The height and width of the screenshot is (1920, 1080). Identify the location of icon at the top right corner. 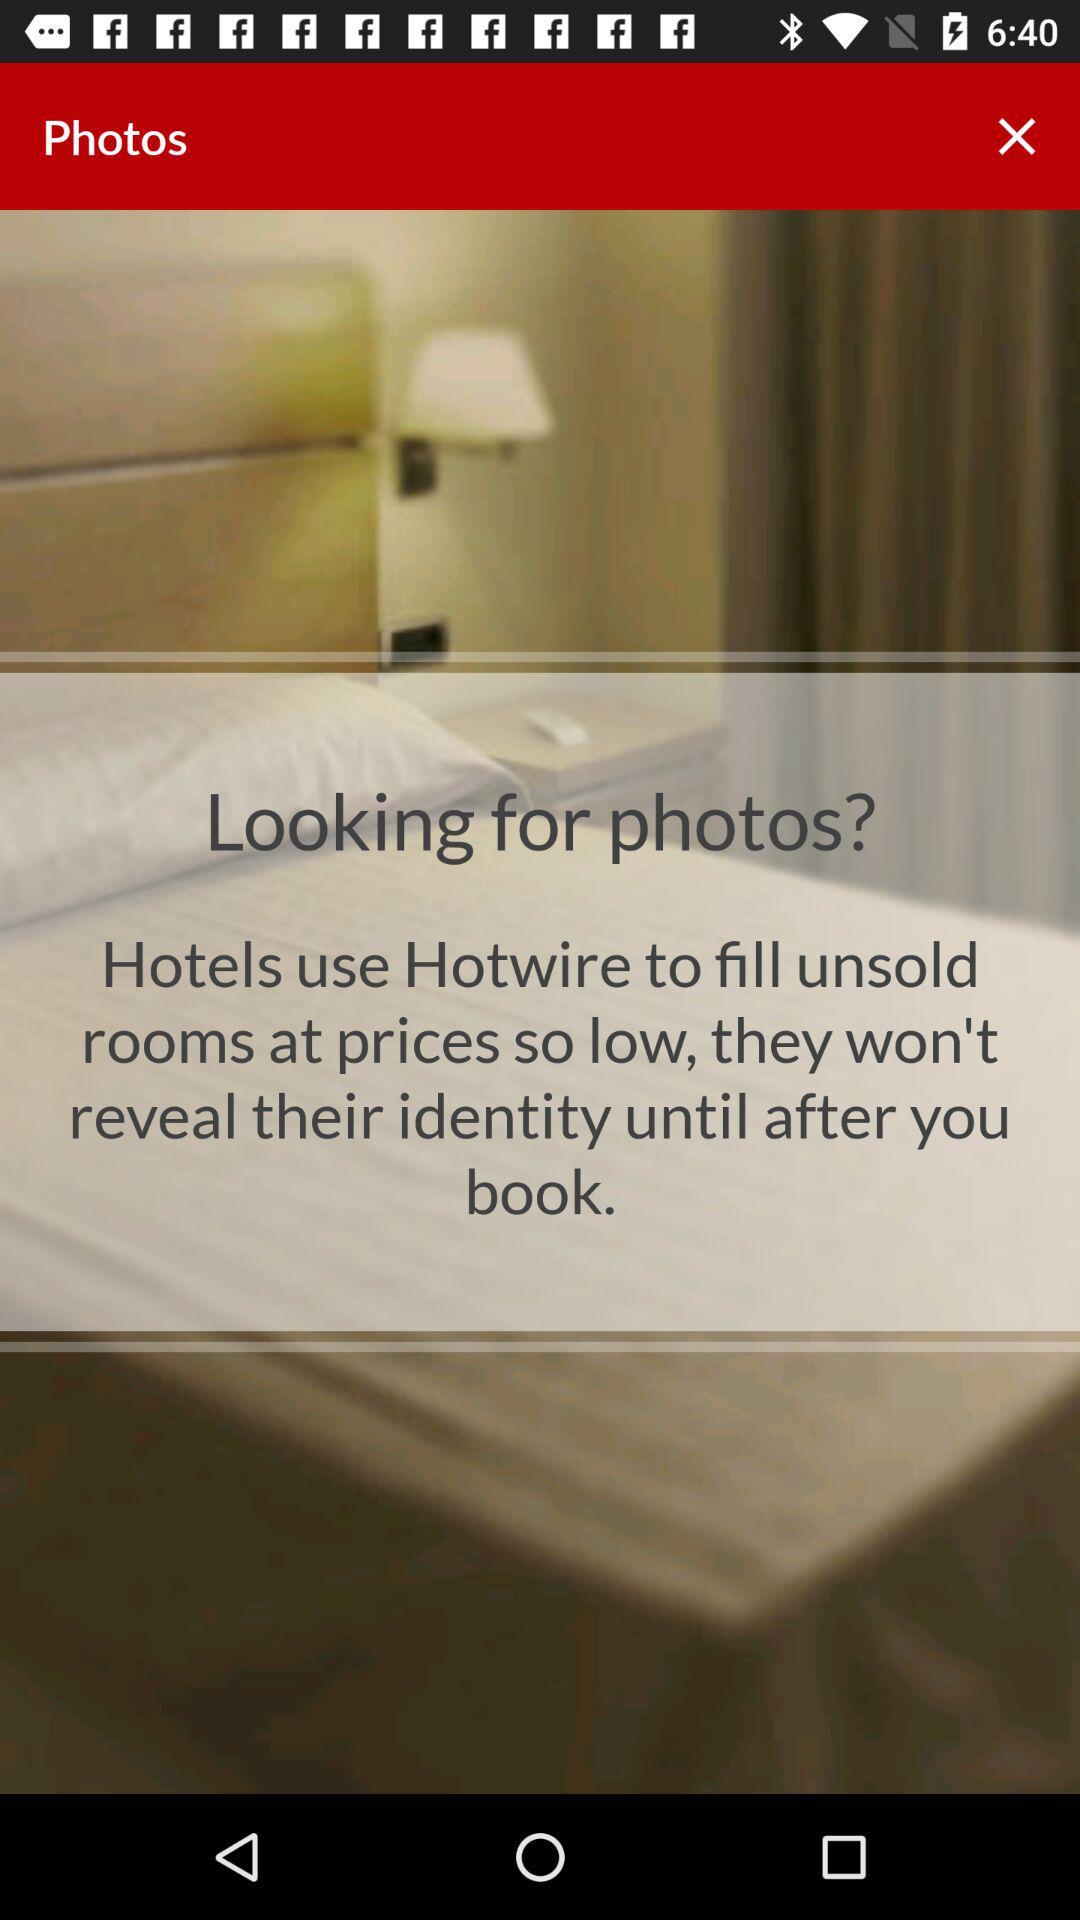
(1017, 135).